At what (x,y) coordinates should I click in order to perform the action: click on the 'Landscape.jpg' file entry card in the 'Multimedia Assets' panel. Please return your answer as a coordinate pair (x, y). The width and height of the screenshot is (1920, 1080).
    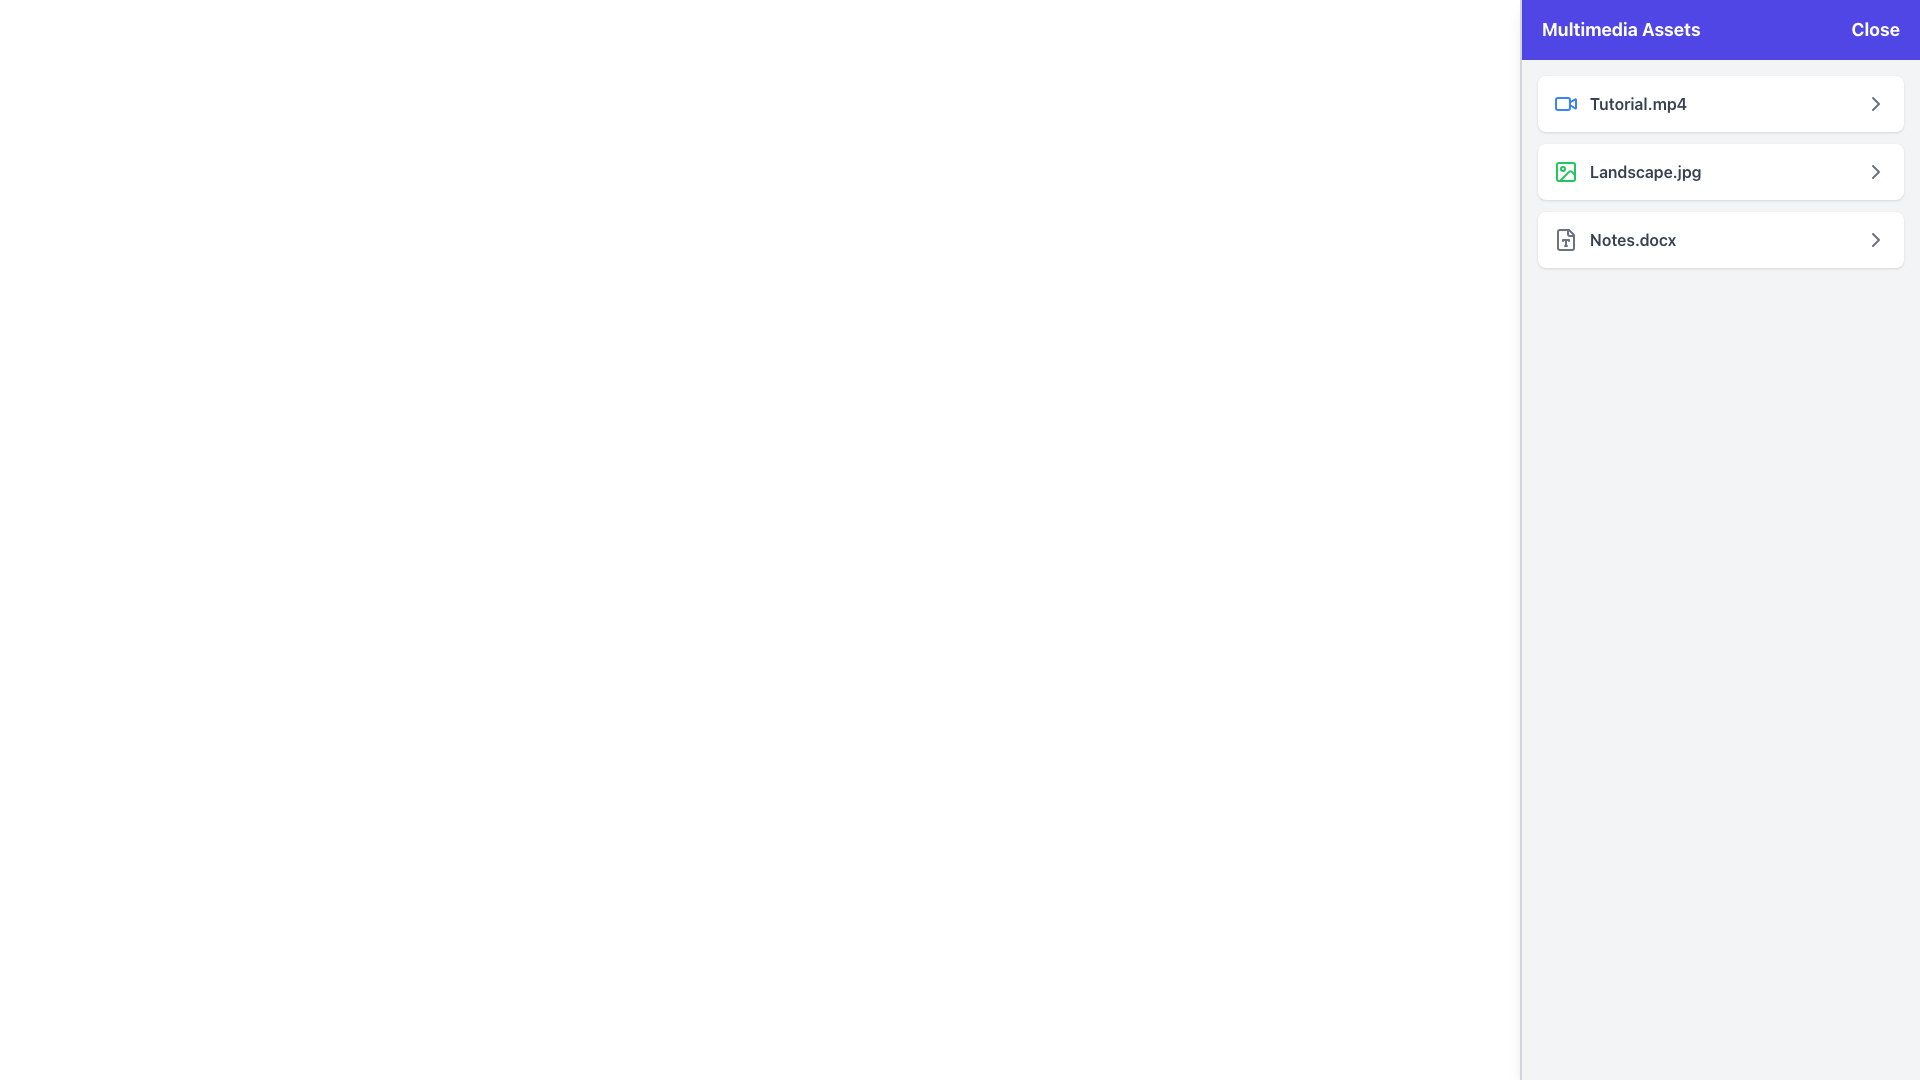
    Looking at the image, I should click on (1720, 171).